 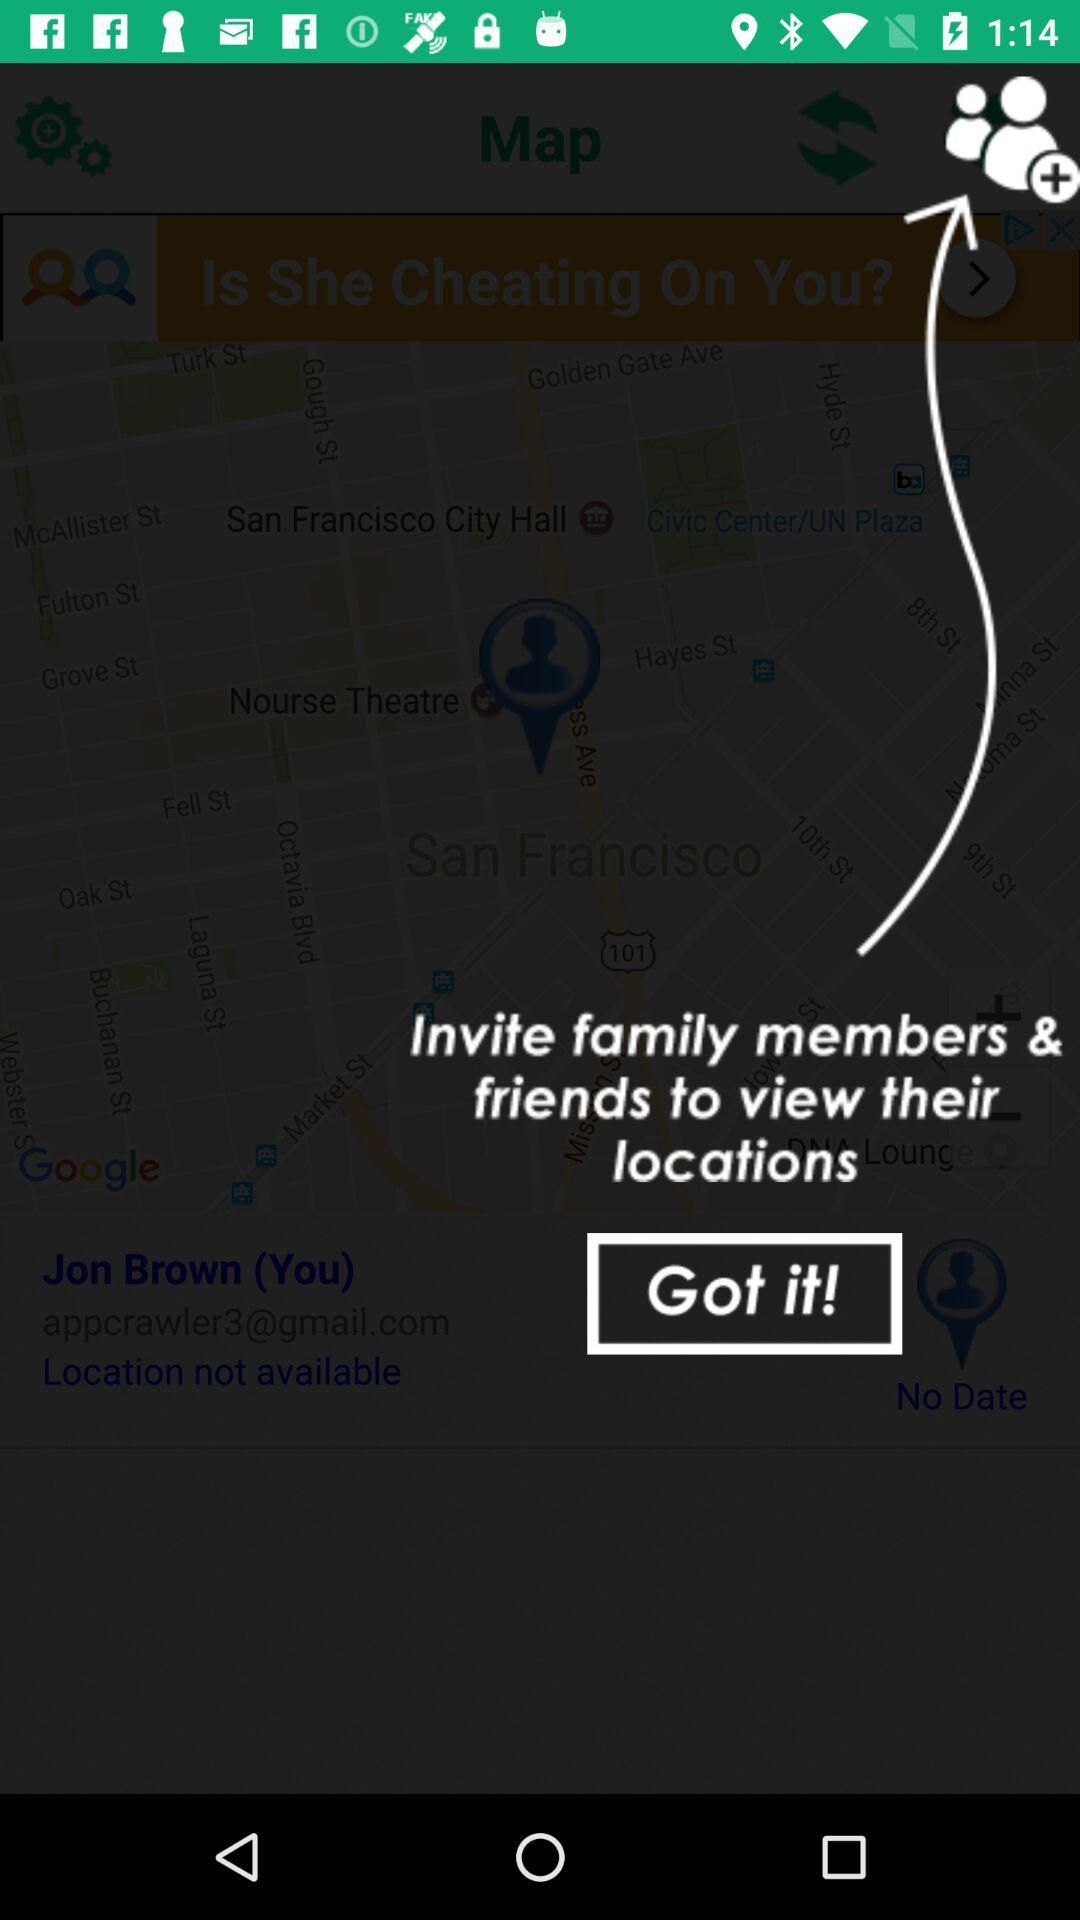 I want to click on settings, so click(x=61, y=135).